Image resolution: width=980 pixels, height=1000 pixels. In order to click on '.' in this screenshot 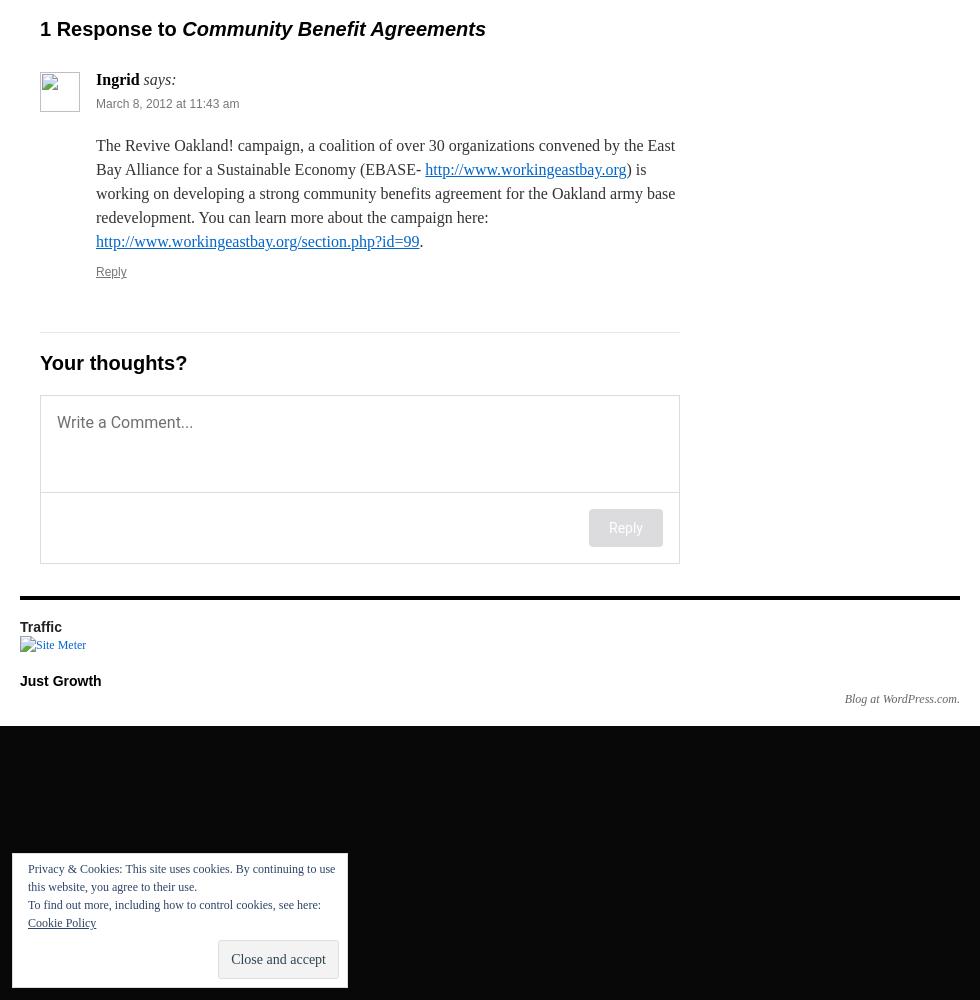, I will do `click(421, 240)`.